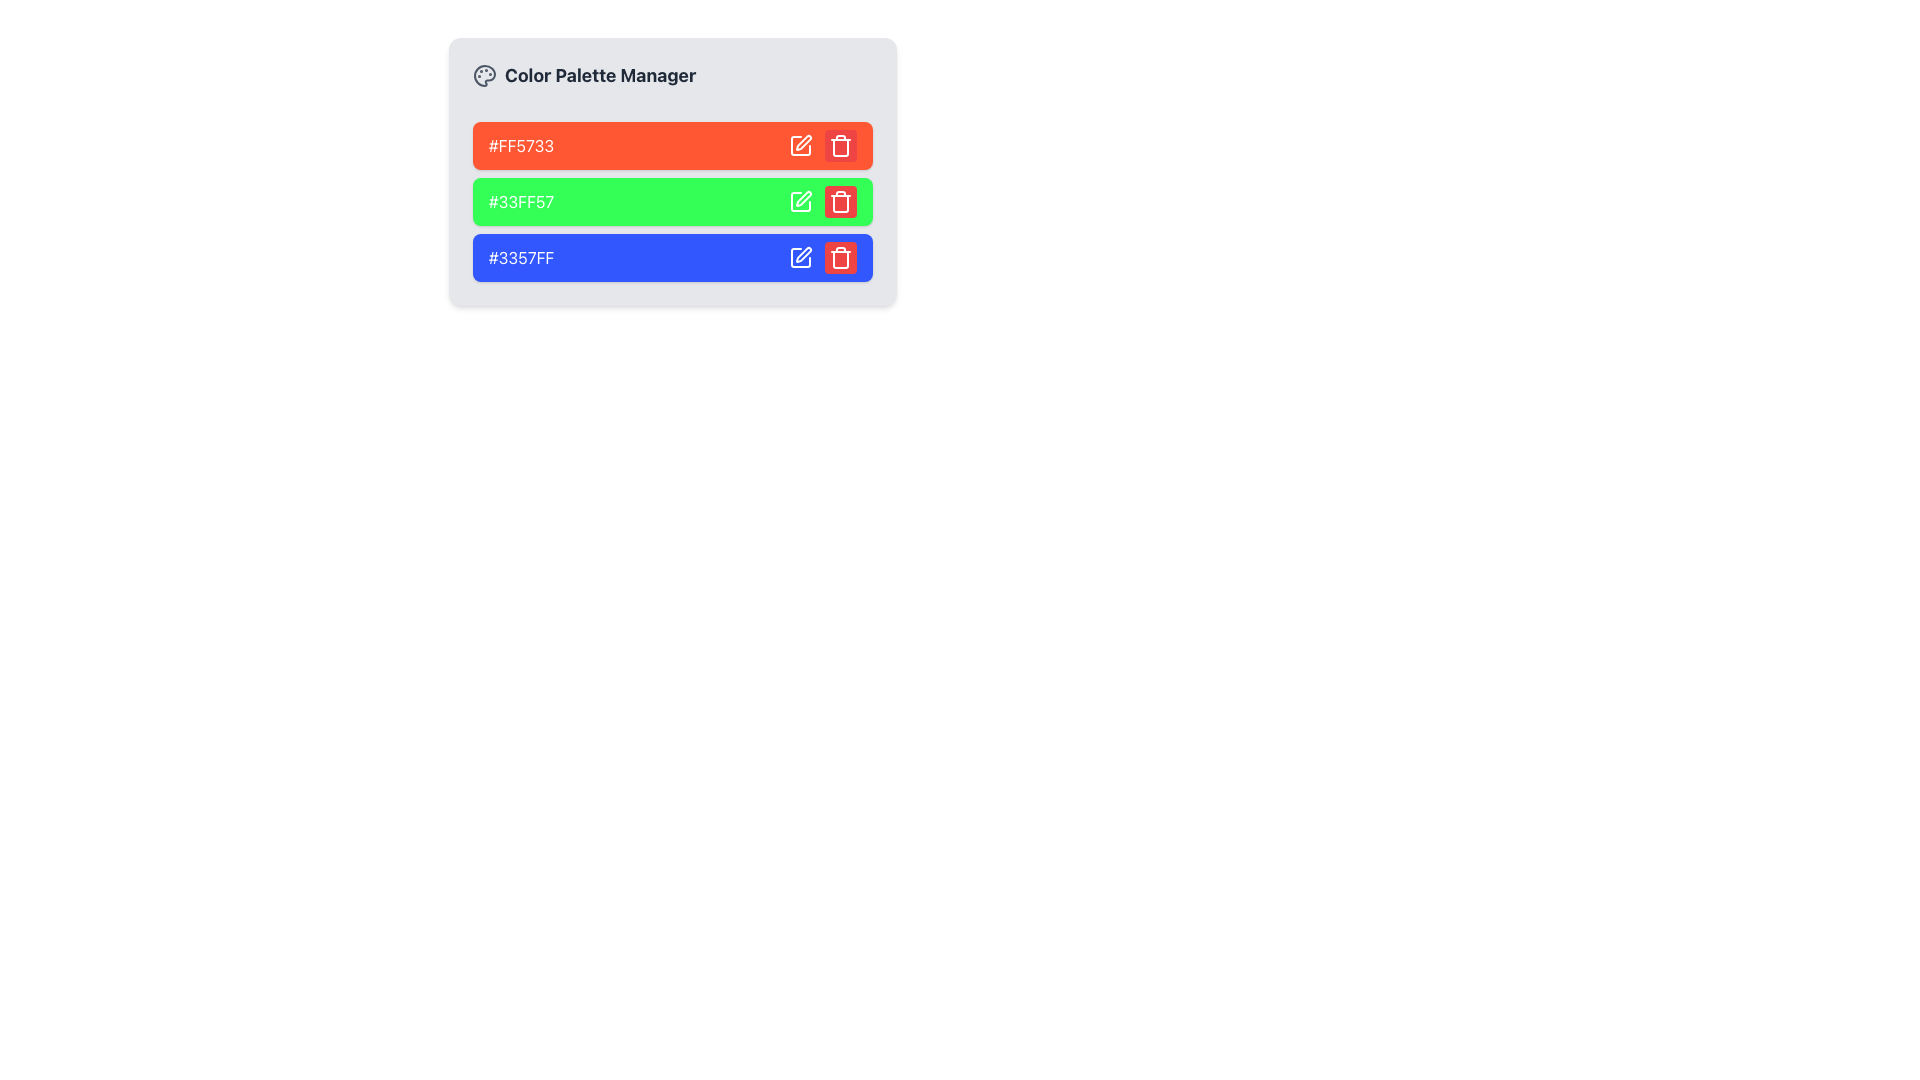 The height and width of the screenshot is (1080, 1920). Describe the element at coordinates (521, 257) in the screenshot. I see `the text label displaying the hexadecimal color code '#3357FF', which is styled in white font against a blue background and is the third item in a color-coded list` at that location.